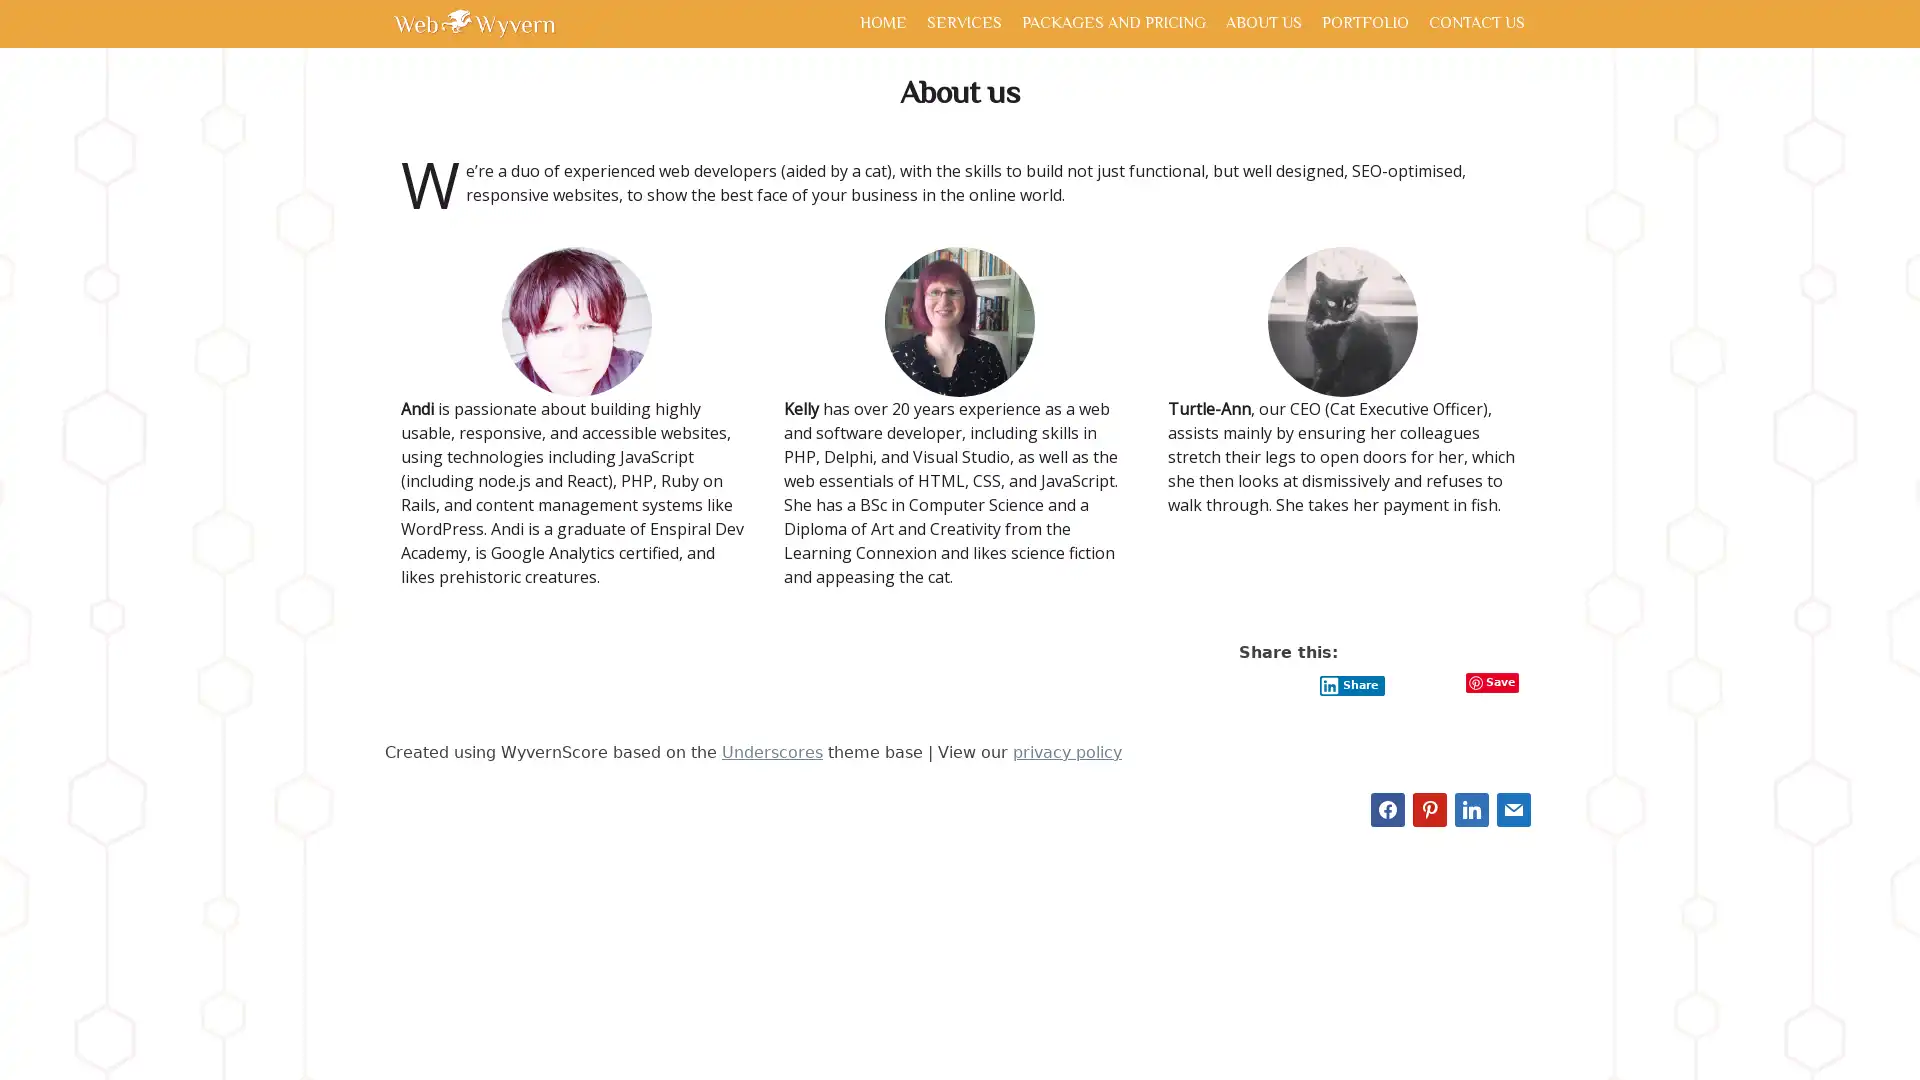  I want to click on Share, so click(1352, 684).